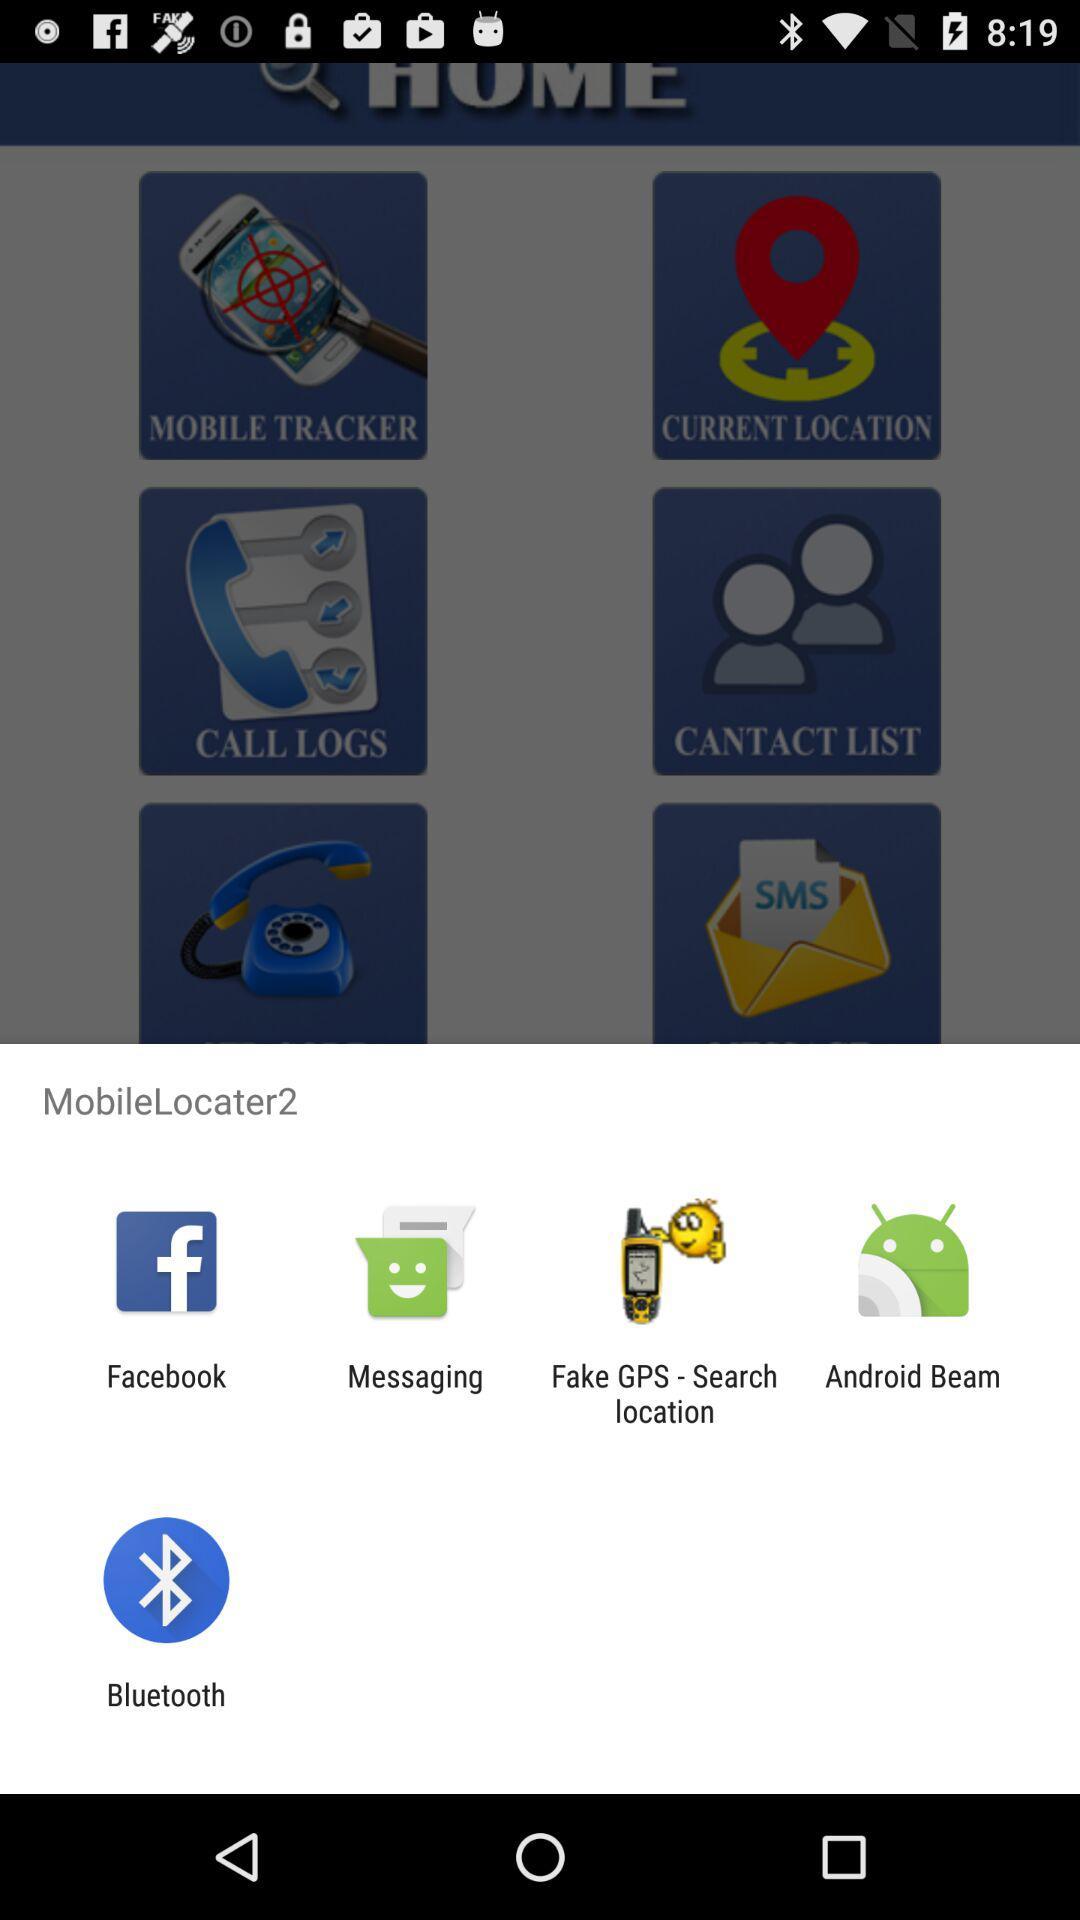 The height and width of the screenshot is (1920, 1080). What do you see at coordinates (913, 1392) in the screenshot?
I see `android beam icon` at bounding box center [913, 1392].